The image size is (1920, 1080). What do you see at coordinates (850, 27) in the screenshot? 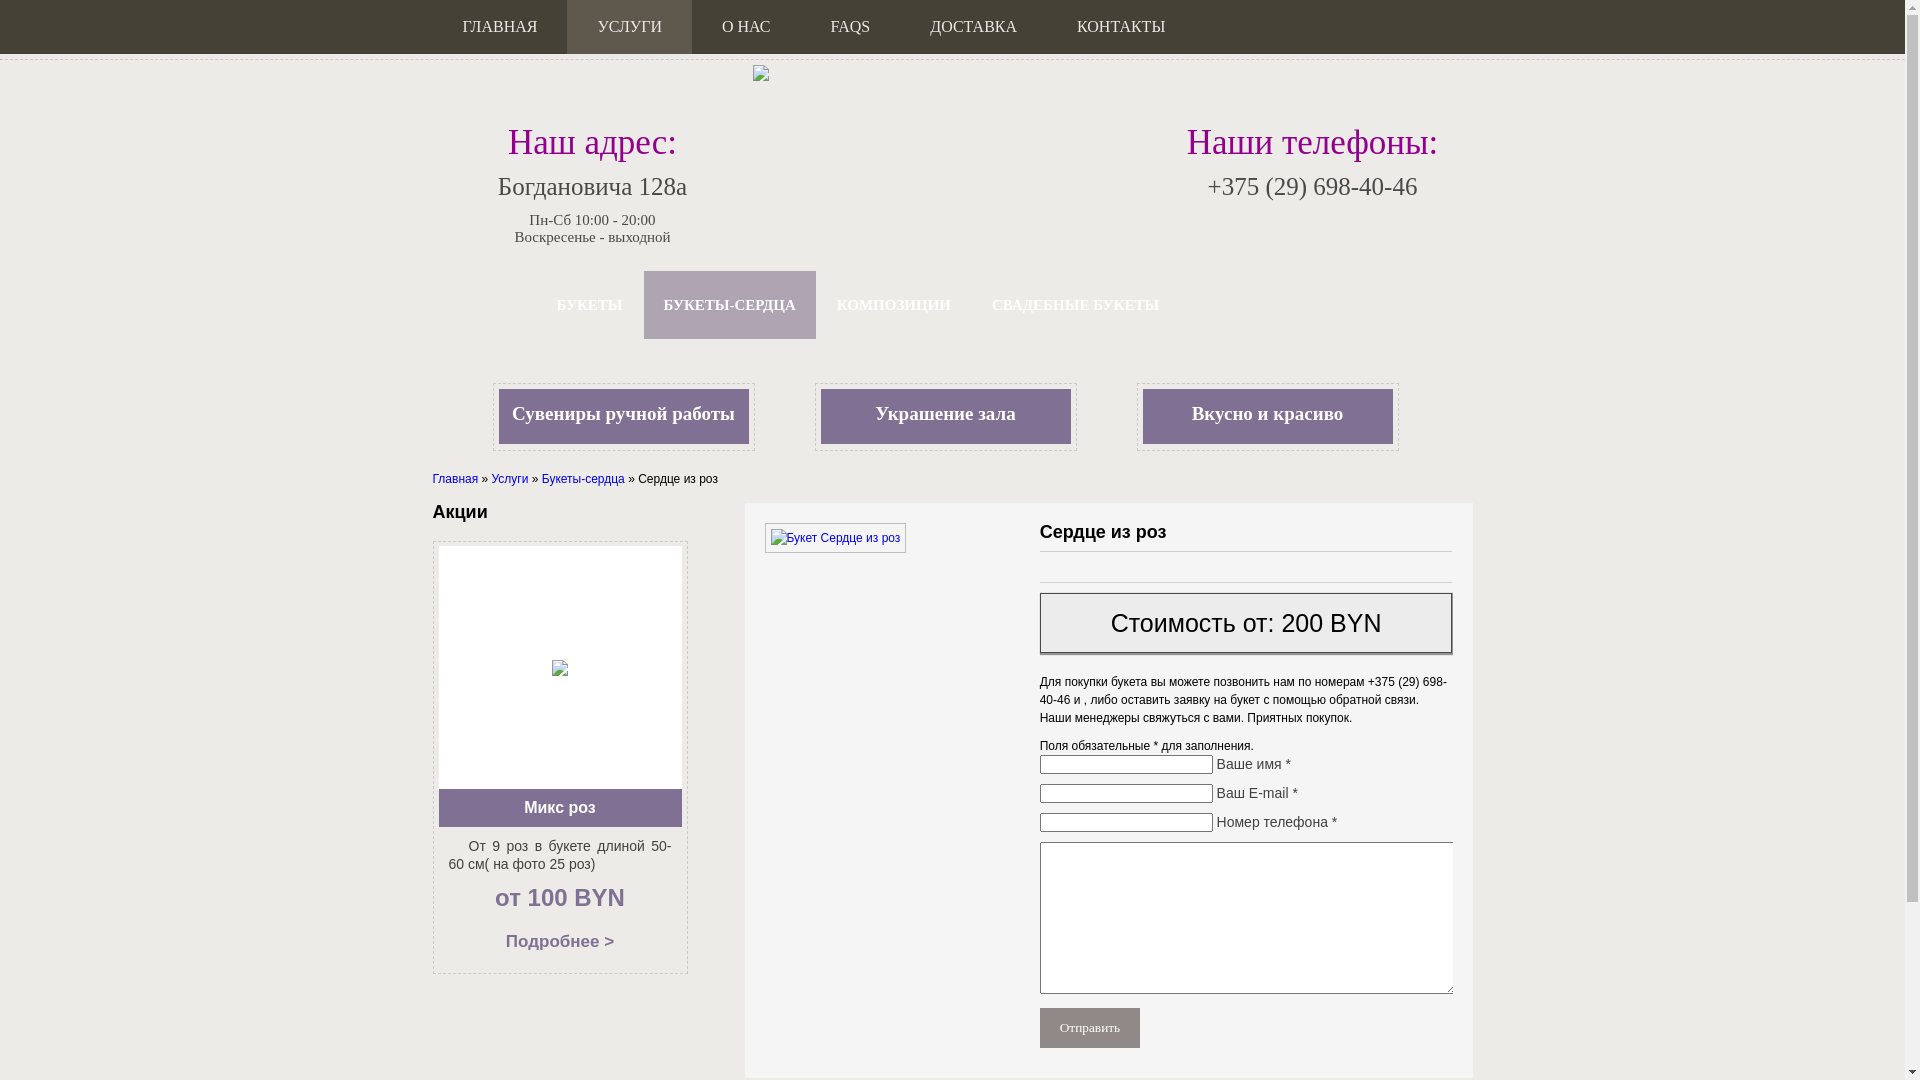
I see `'FAQS'` at bounding box center [850, 27].